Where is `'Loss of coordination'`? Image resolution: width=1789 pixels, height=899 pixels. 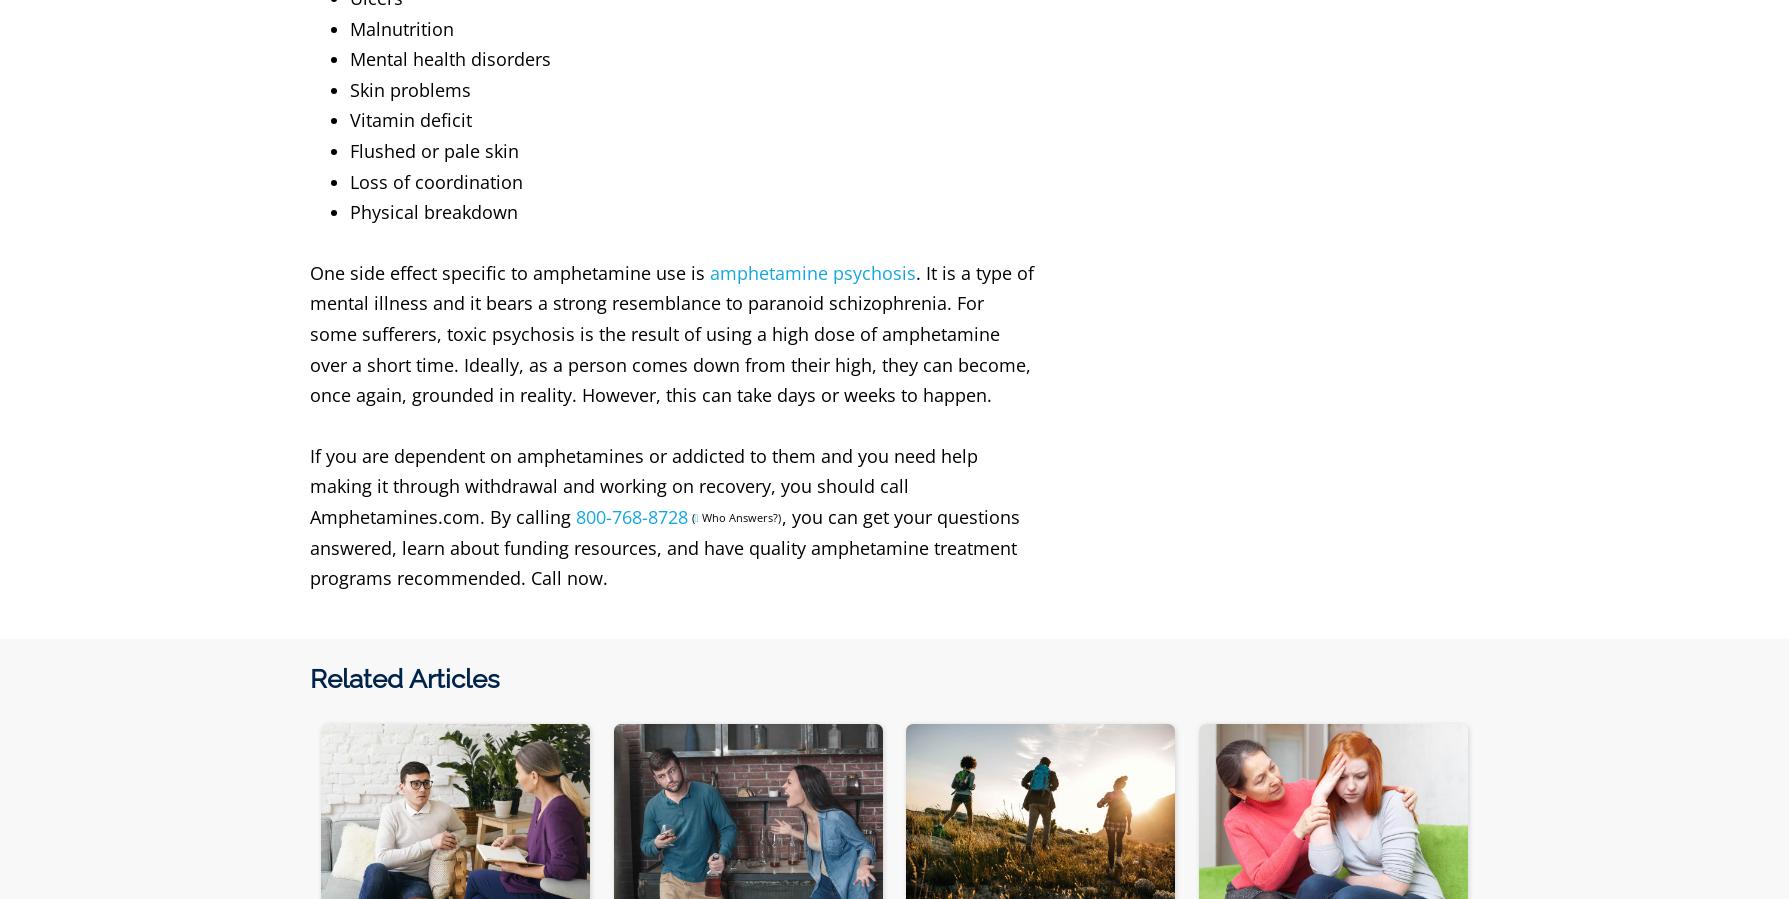 'Loss of coordination' is located at coordinates (434, 180).